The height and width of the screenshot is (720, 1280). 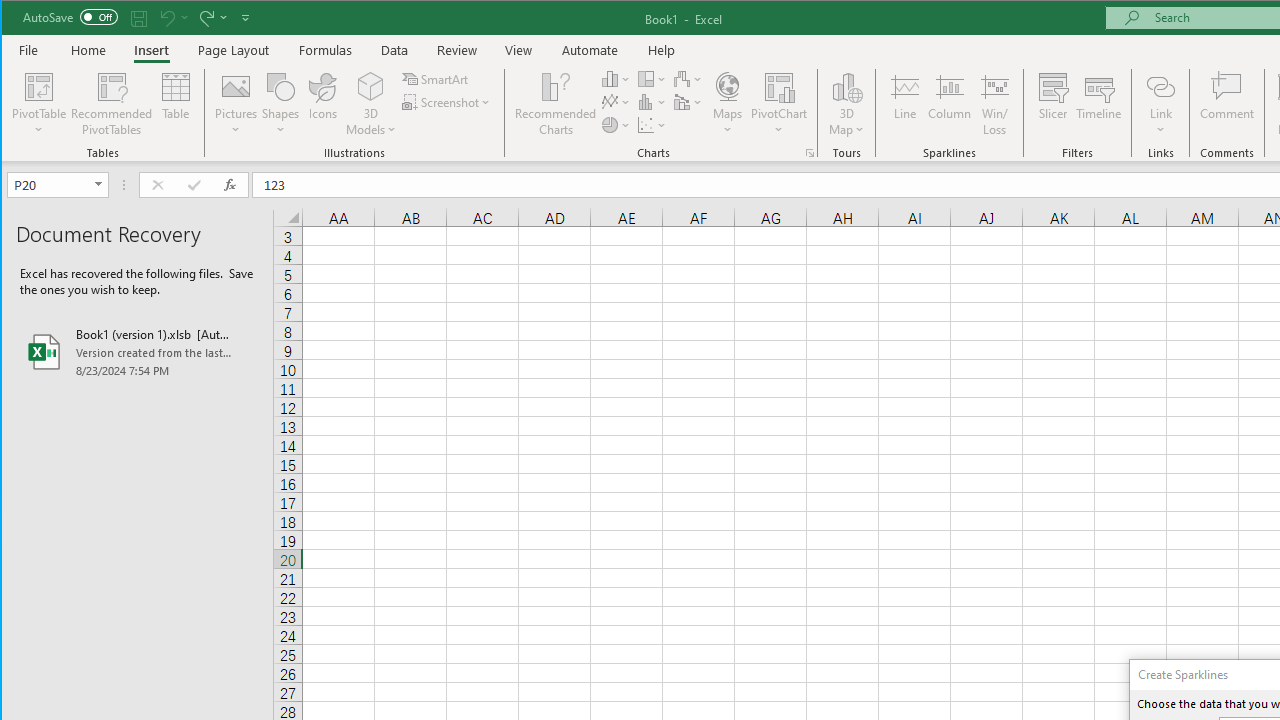 I want to click on 'Insert Pie or Doughnut Chart', so click(x=615, y=125).